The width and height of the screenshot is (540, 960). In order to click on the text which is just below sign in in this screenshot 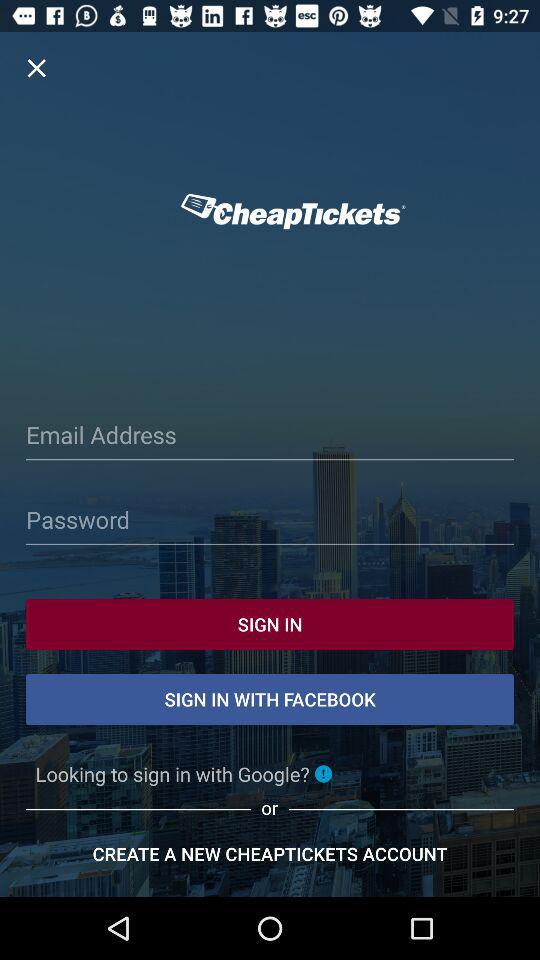, I will do `click(270, 699)`.